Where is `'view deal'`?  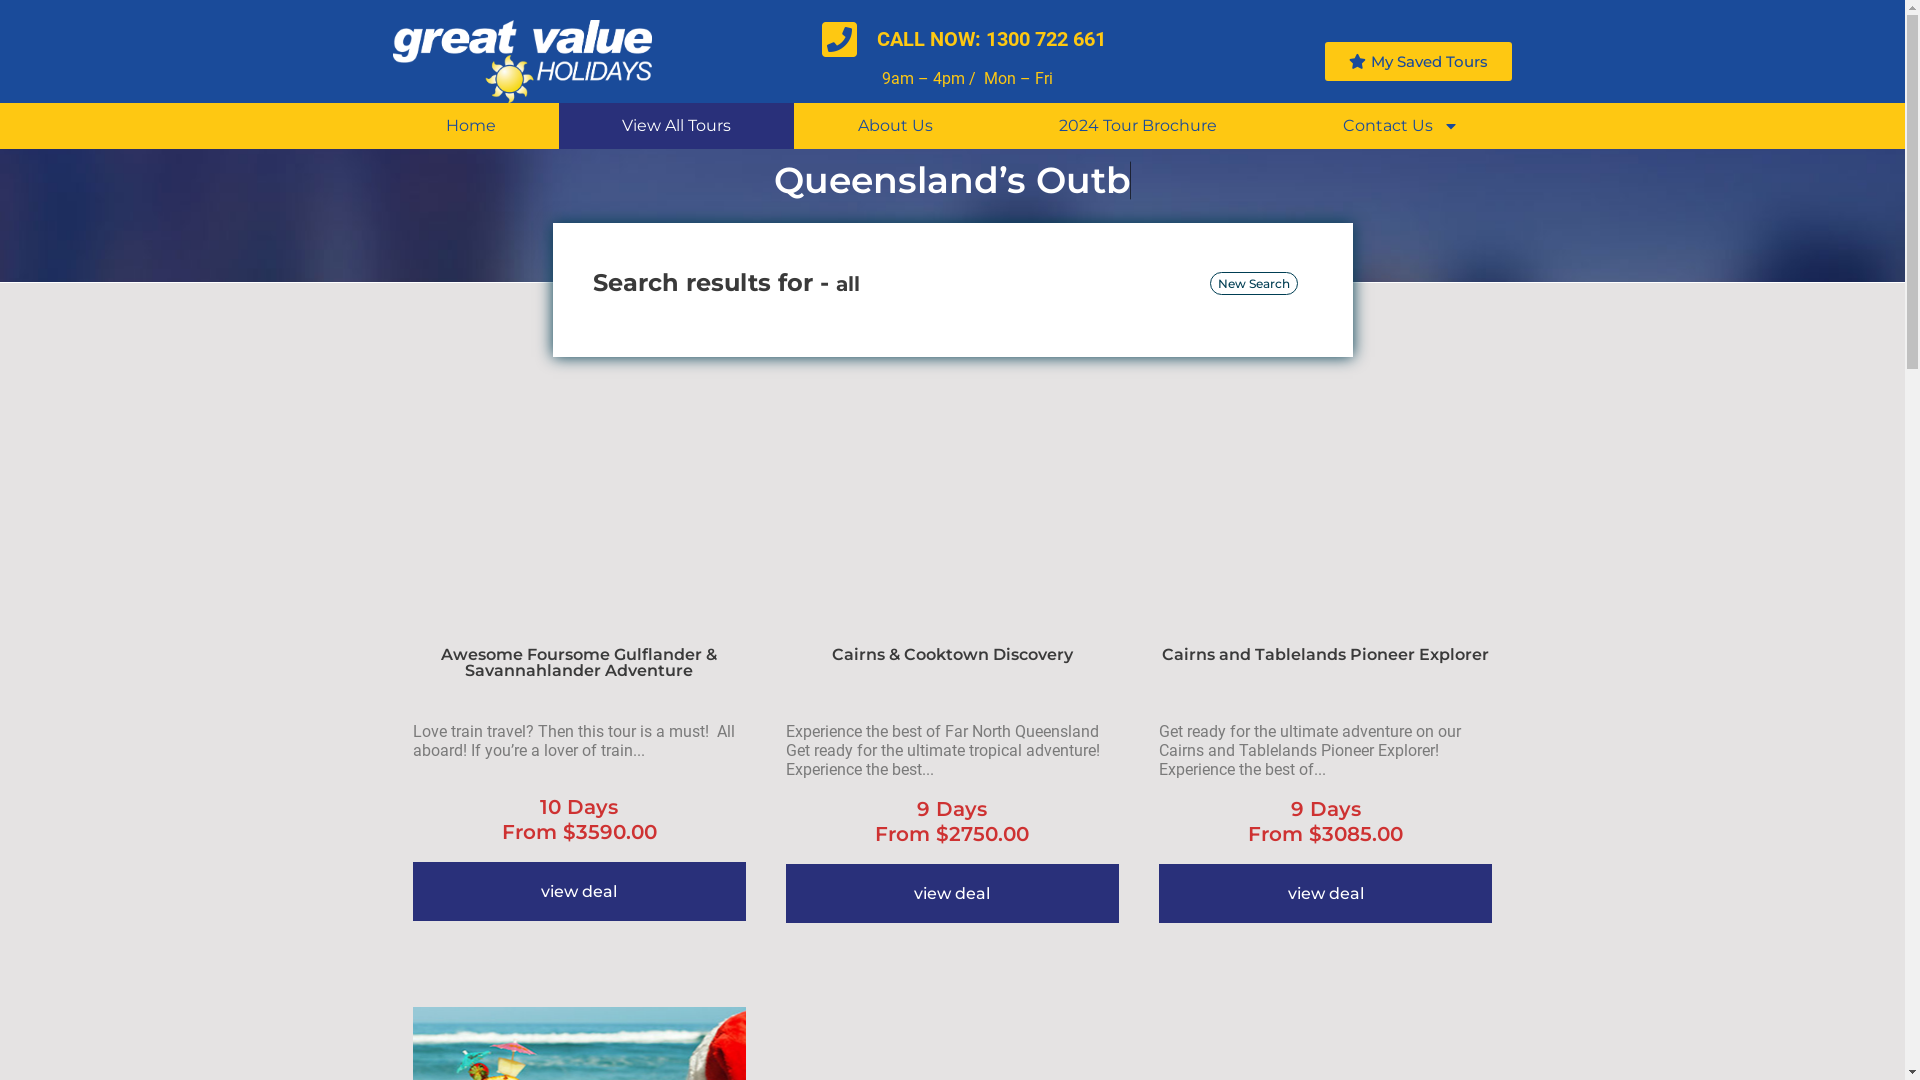
'view deal' is located at coordinates (577, 890).